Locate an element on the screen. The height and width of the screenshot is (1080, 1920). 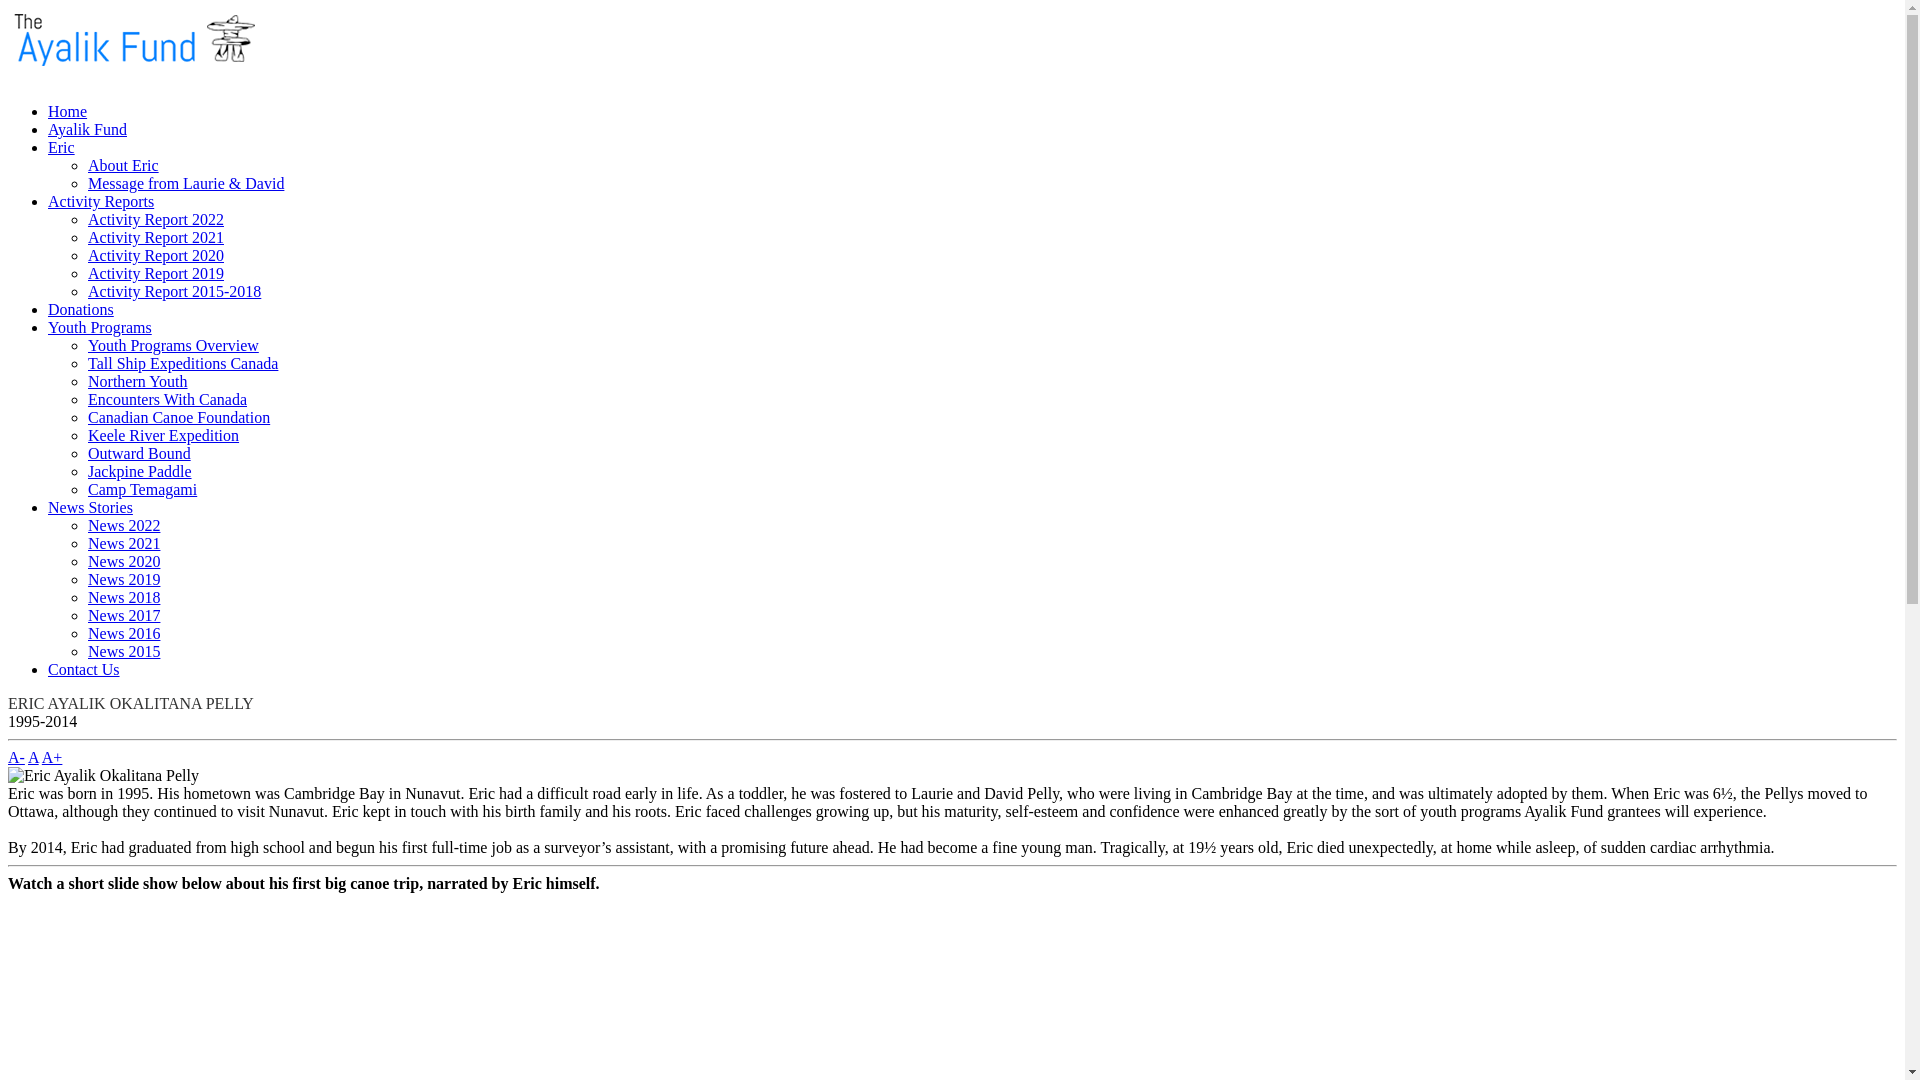
'Outward Bound' is located at coordinates (138, 453).